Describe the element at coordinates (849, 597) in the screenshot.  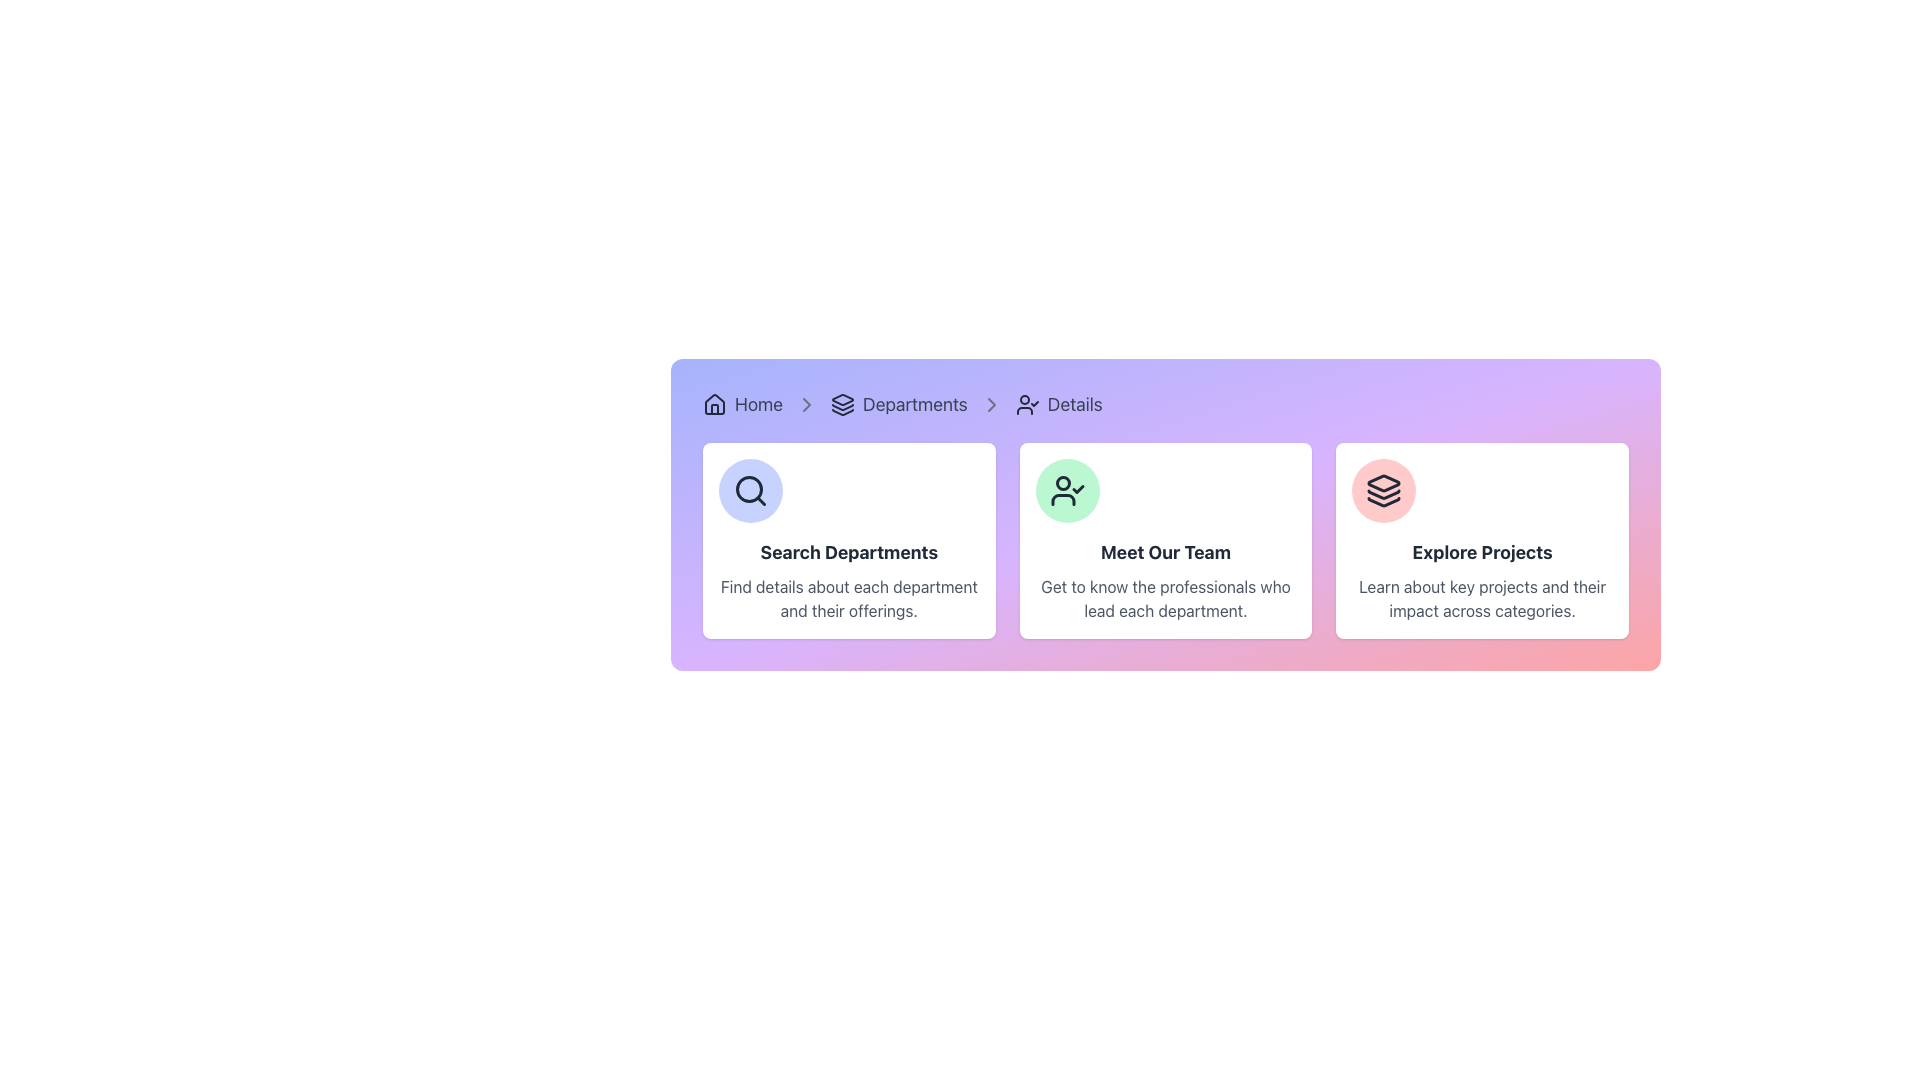
I see `the Text Label that provides information related to searching for department details, located below the 'Search Departments' heading in the first card of a set of three cards` at that location.